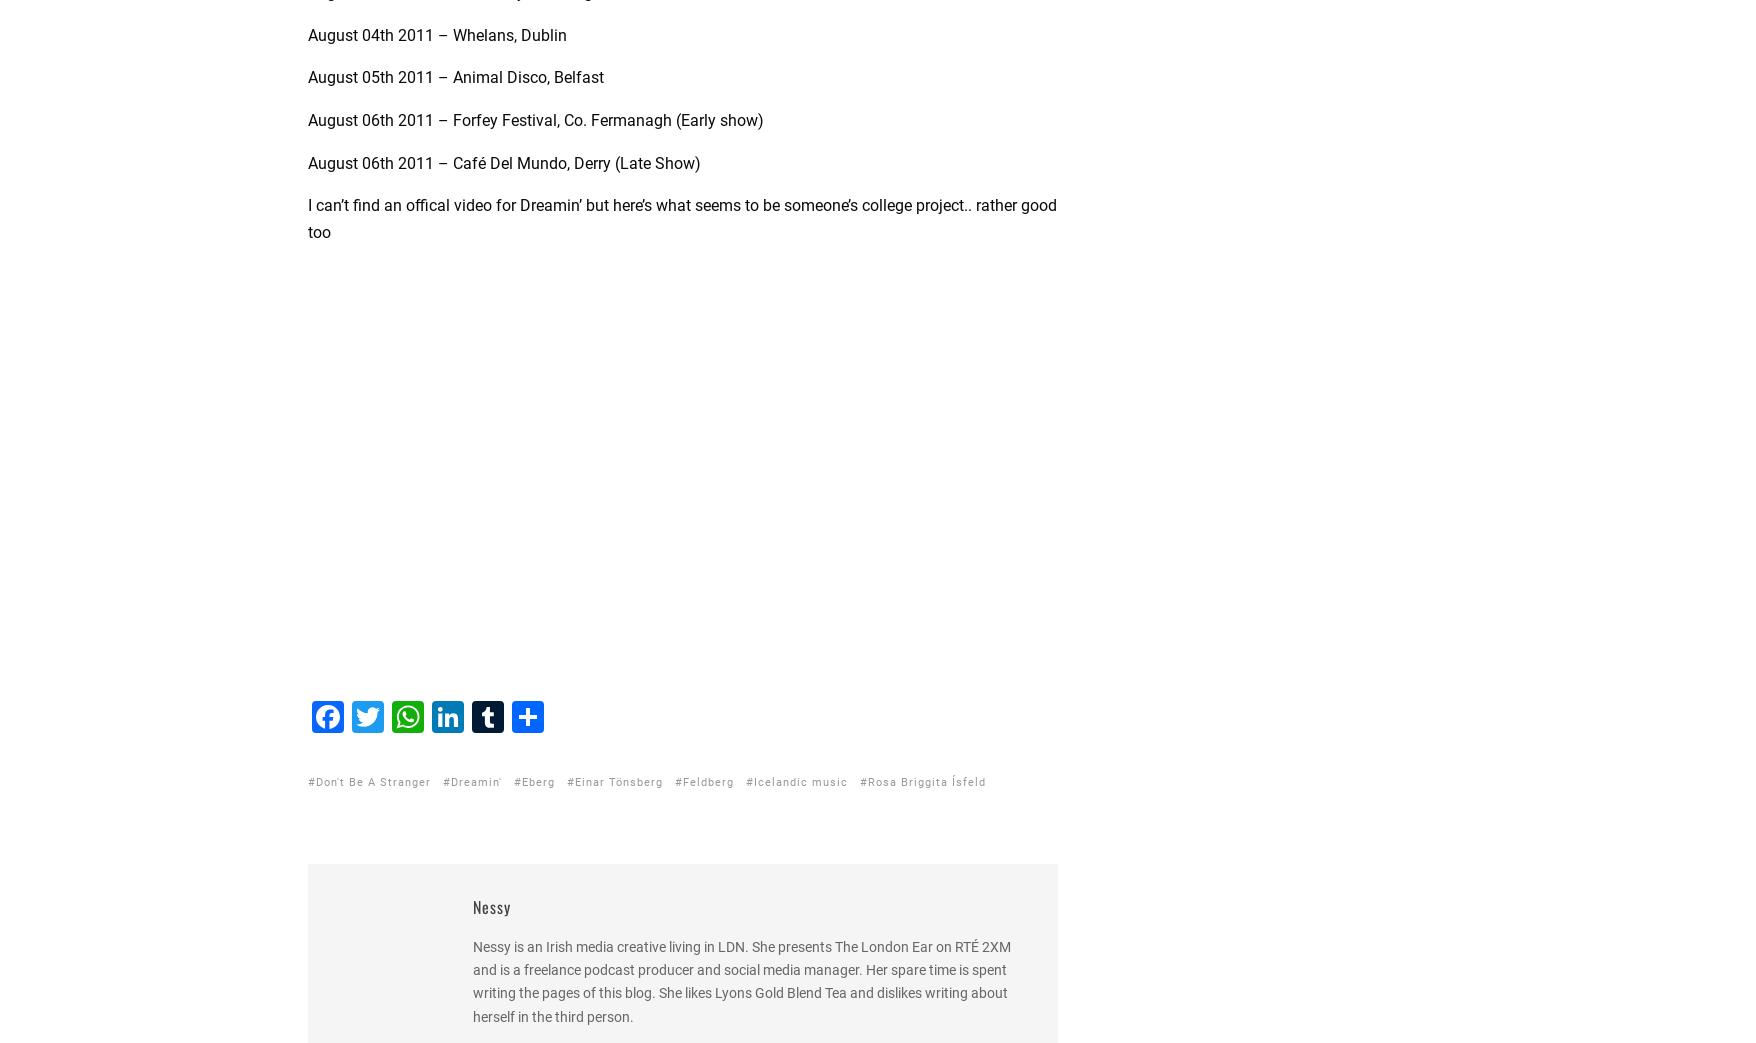 This screenshot has width=1756, height=1043. What do you see at coordinates (456, 77) in the screenshot?
I see `'August 05th 2011 – Animal Disco, Belfast'` at bounding box center [456, 77].